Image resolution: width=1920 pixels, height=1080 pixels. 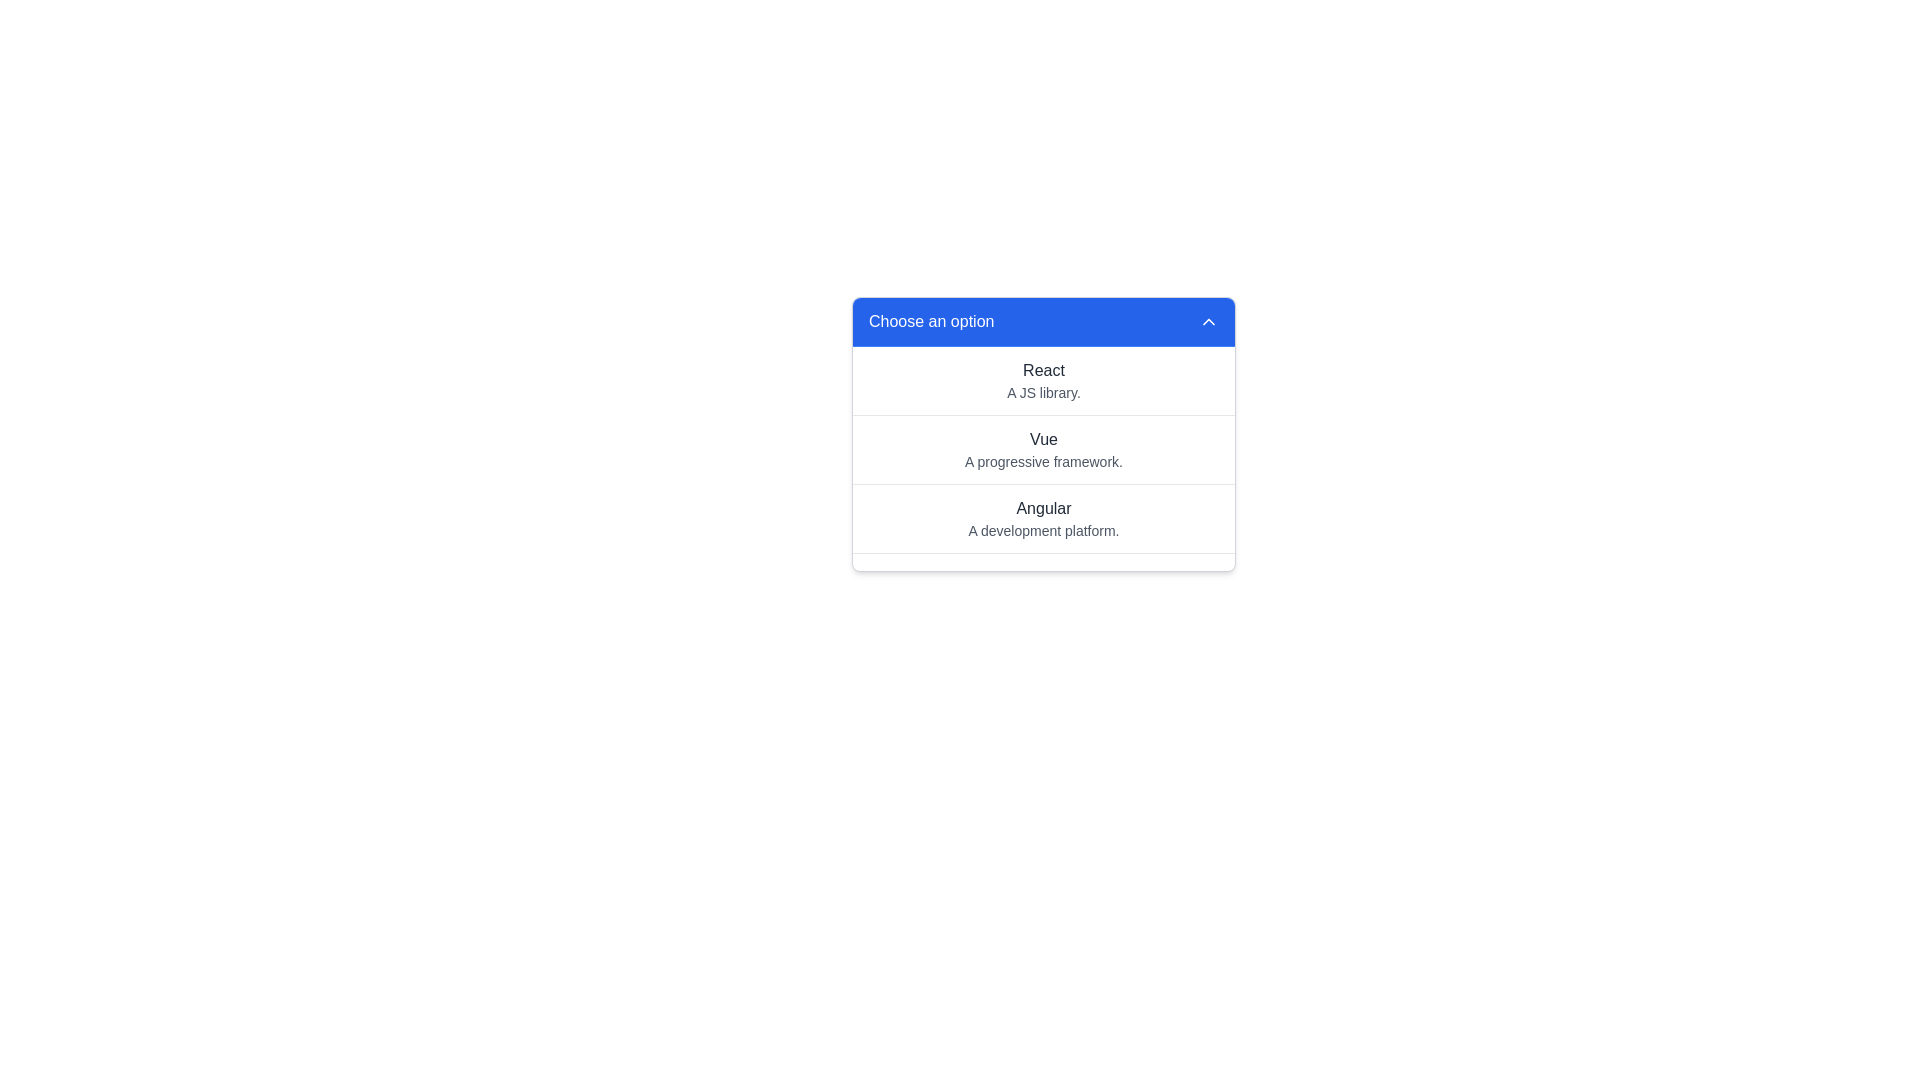 I want to click on the second option 'Vue' in the dropdown menu that has a blue header reading 'Choose an option', so click(x=1042, y=433).